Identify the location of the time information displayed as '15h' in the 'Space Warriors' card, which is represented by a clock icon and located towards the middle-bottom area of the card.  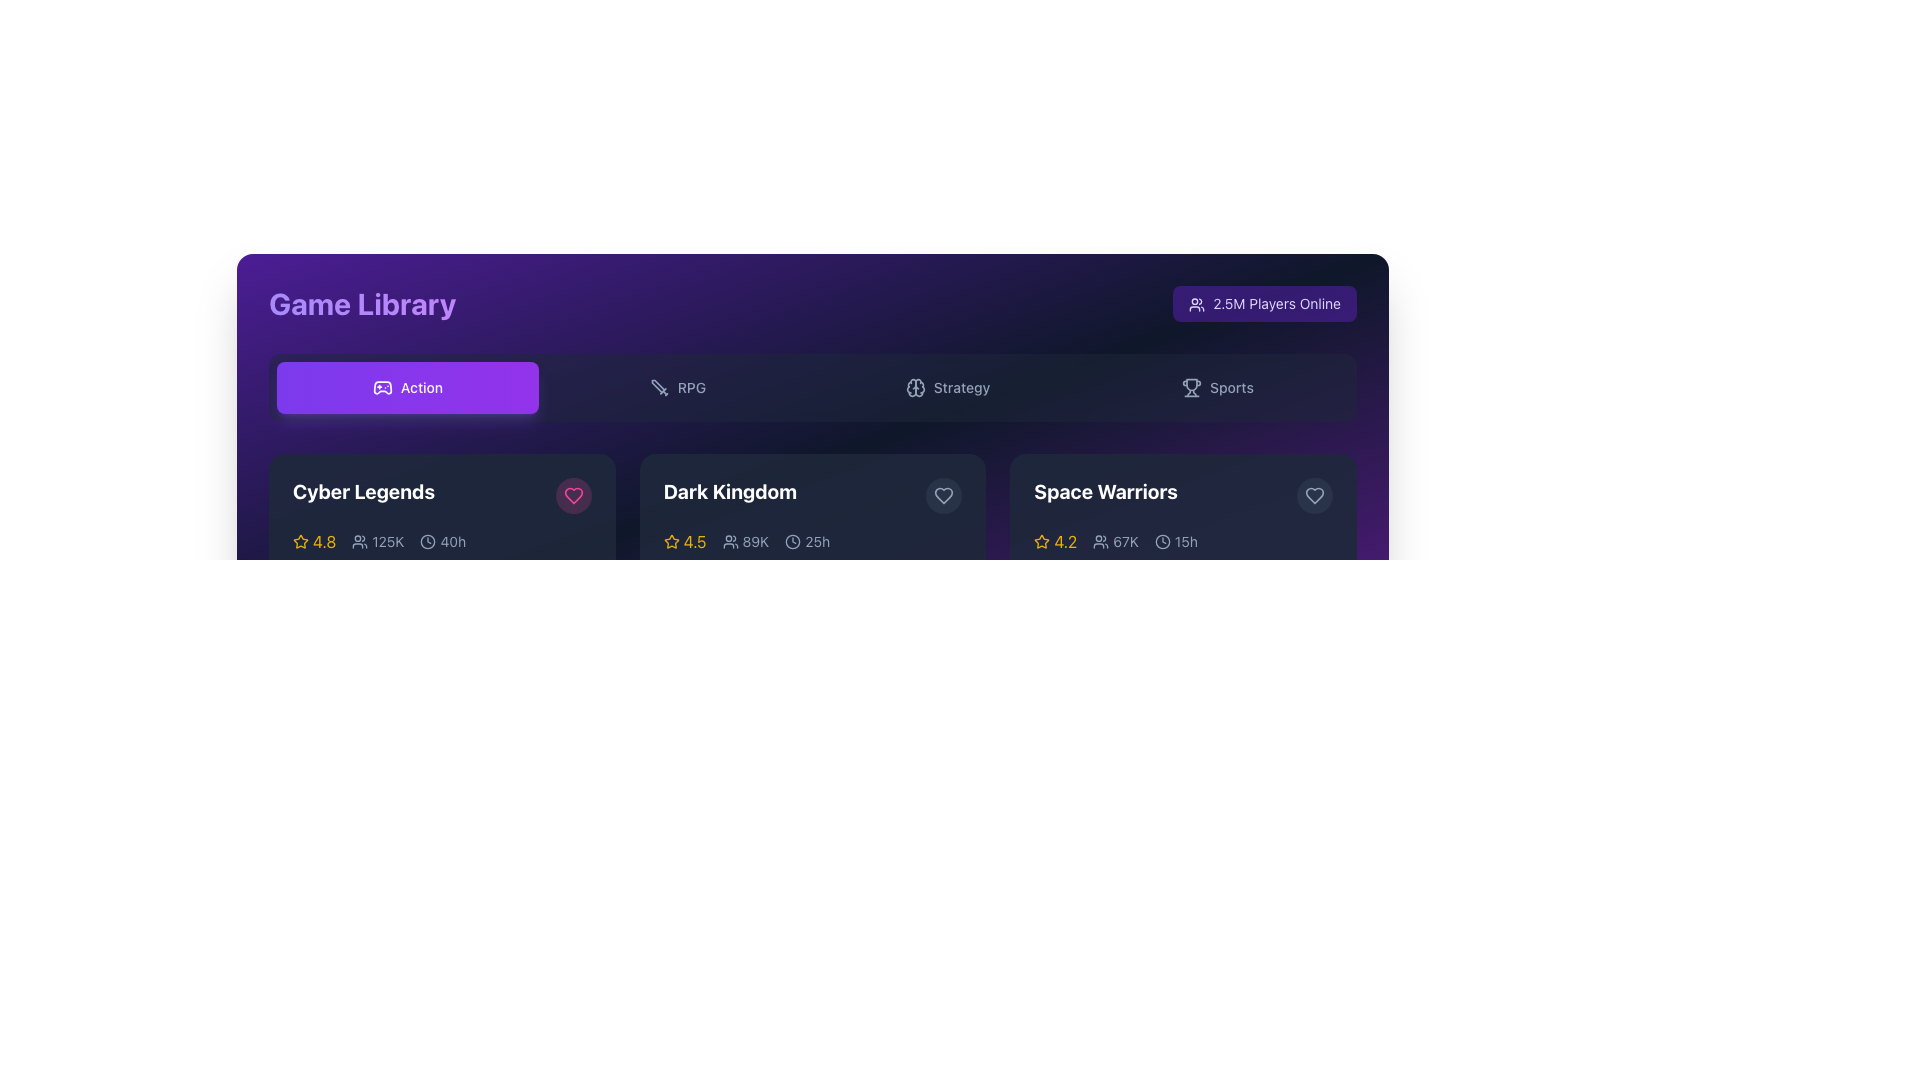
(1183, 542).